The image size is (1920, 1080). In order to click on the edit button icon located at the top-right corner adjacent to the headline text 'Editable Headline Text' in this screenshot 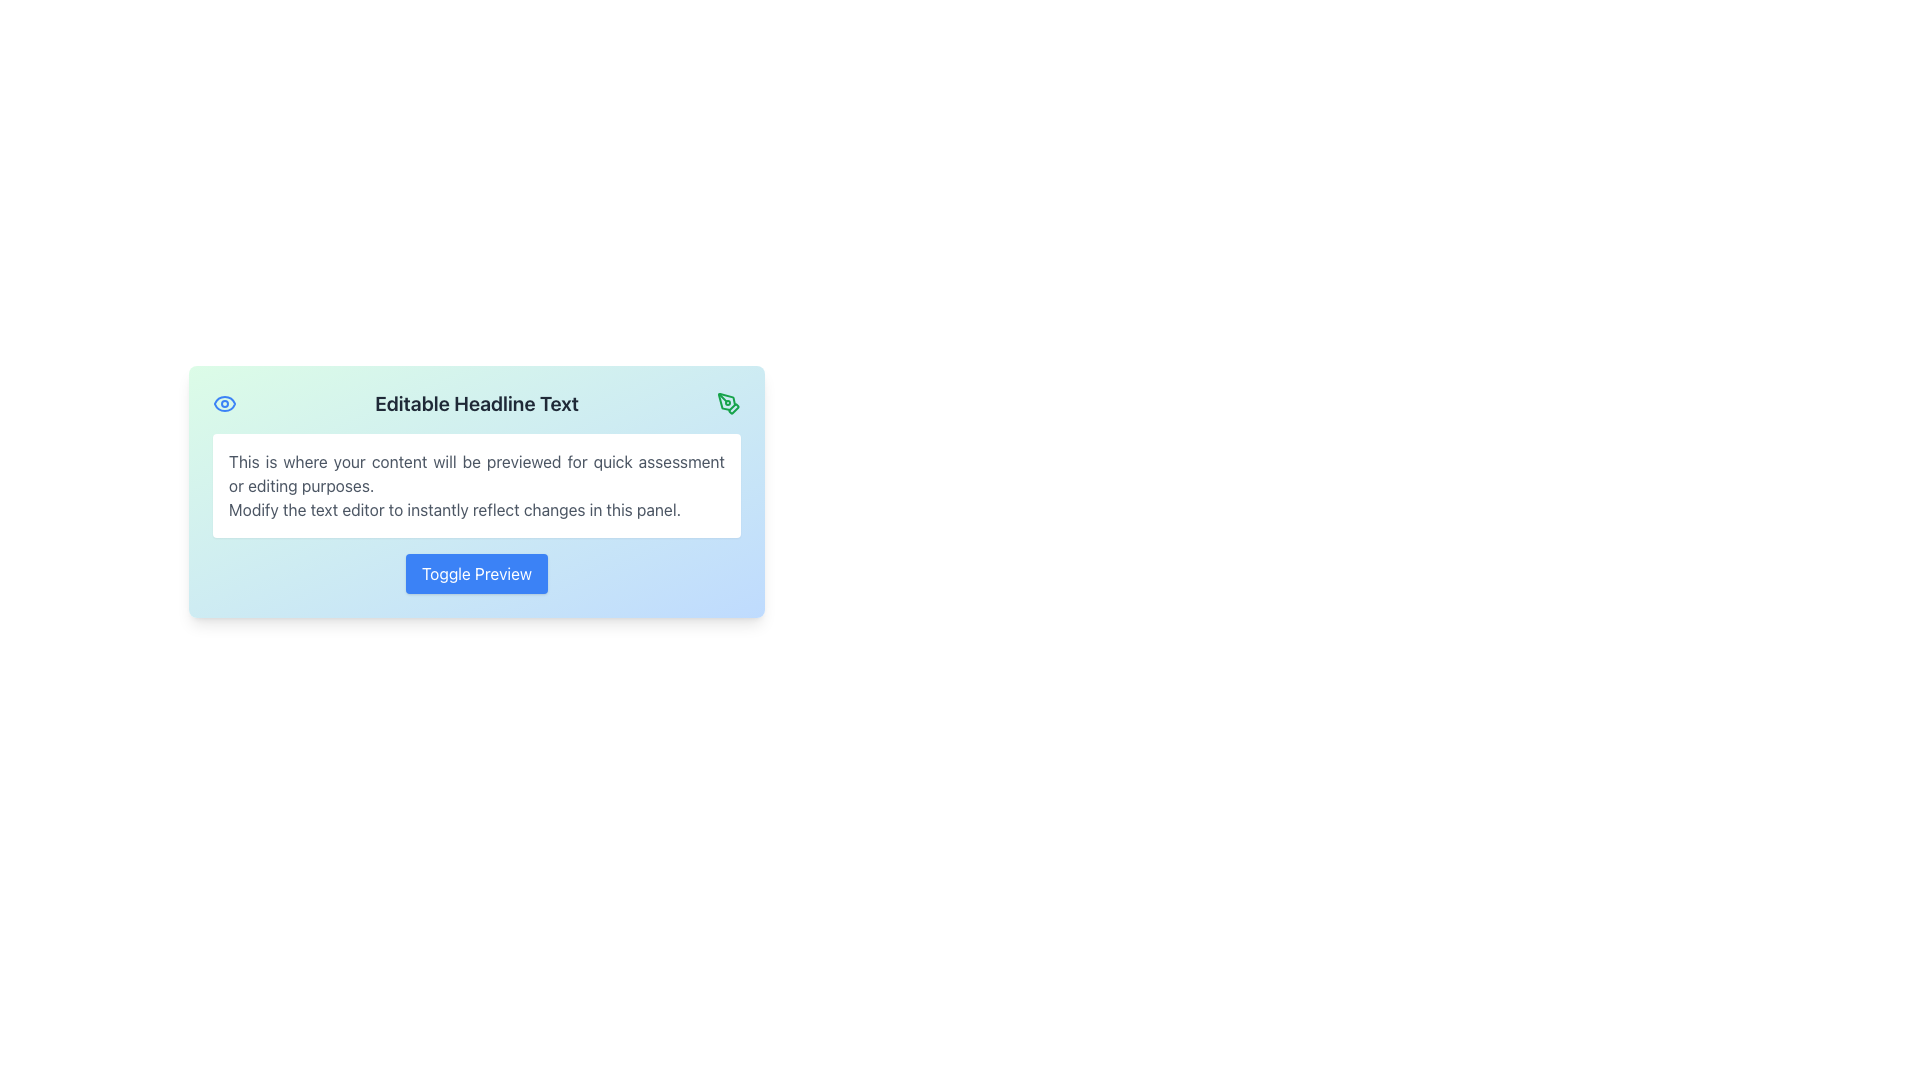, I will do `click(728, 404)`.